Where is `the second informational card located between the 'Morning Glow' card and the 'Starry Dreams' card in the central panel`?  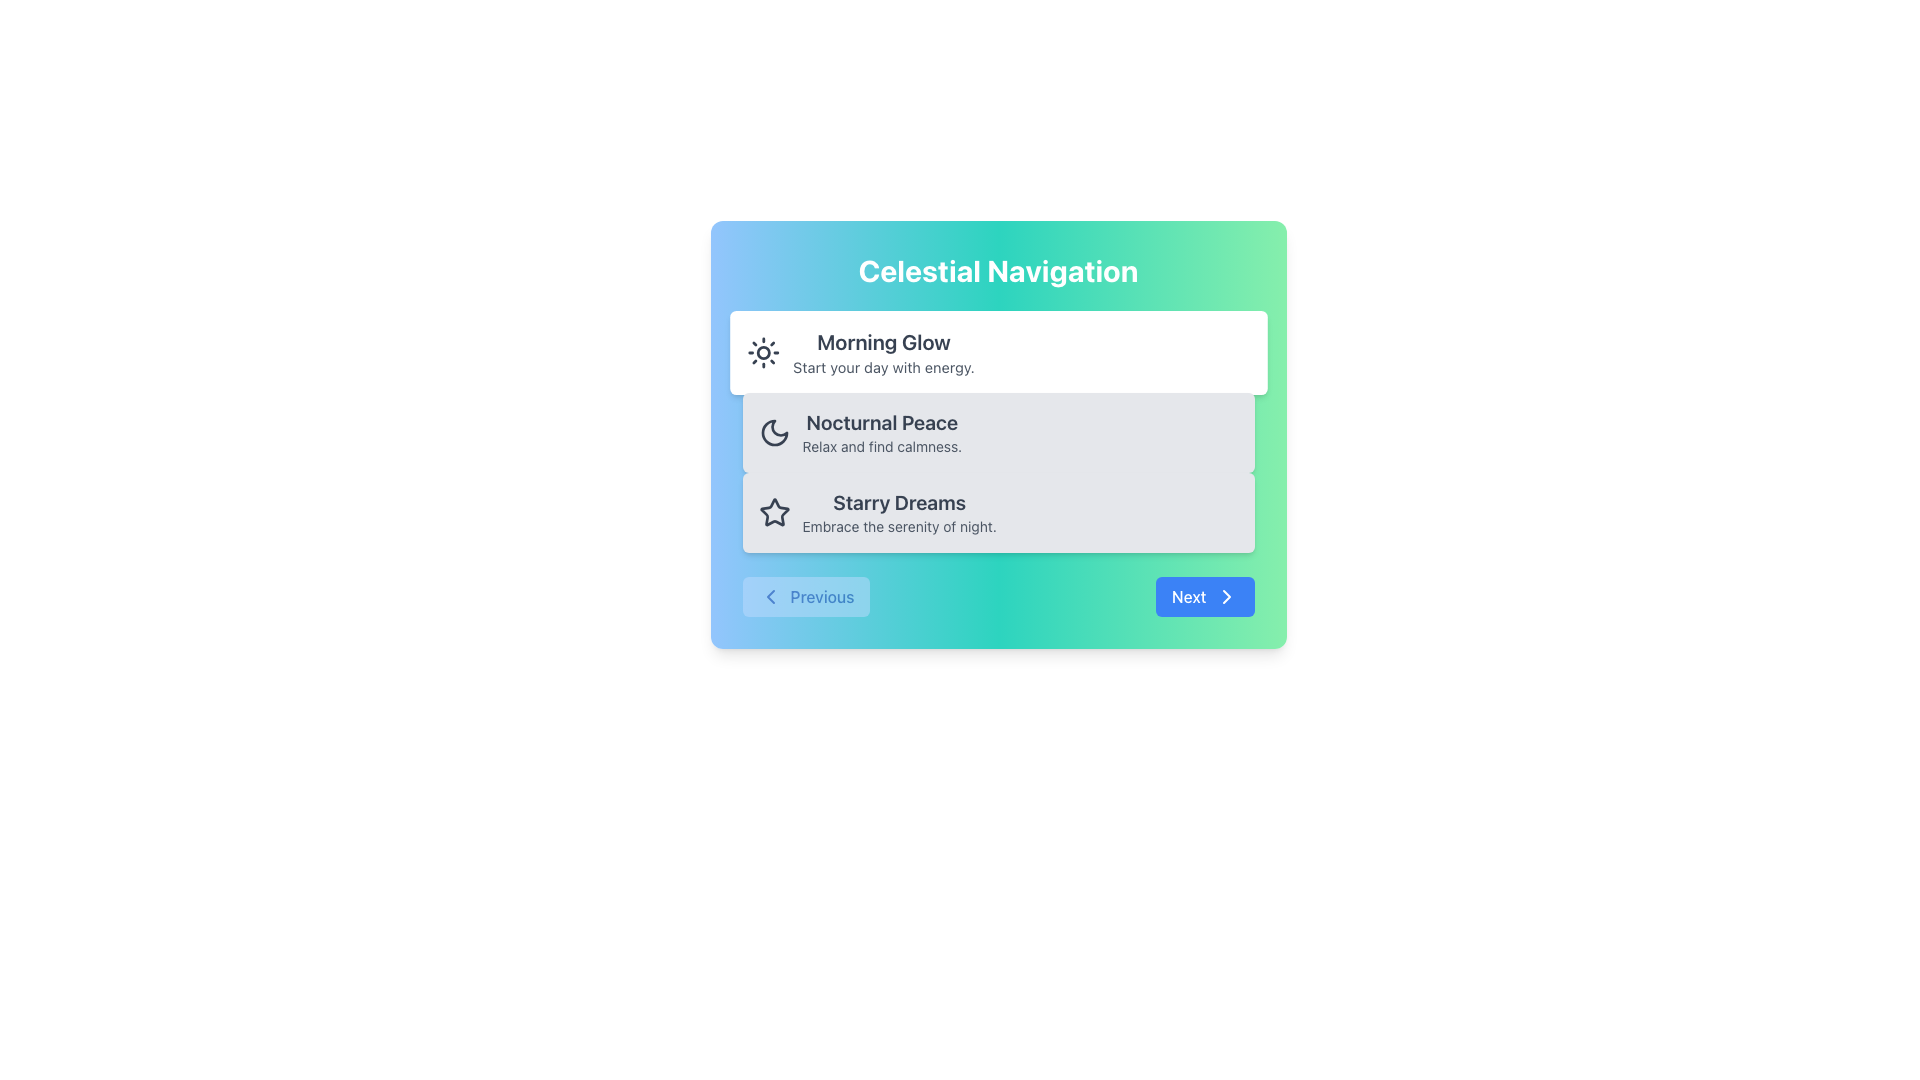
the second informational card located between the 'Morning Glow' card and the 'Starry Dreams' card in the central panel is located at coordinates (998, 431).